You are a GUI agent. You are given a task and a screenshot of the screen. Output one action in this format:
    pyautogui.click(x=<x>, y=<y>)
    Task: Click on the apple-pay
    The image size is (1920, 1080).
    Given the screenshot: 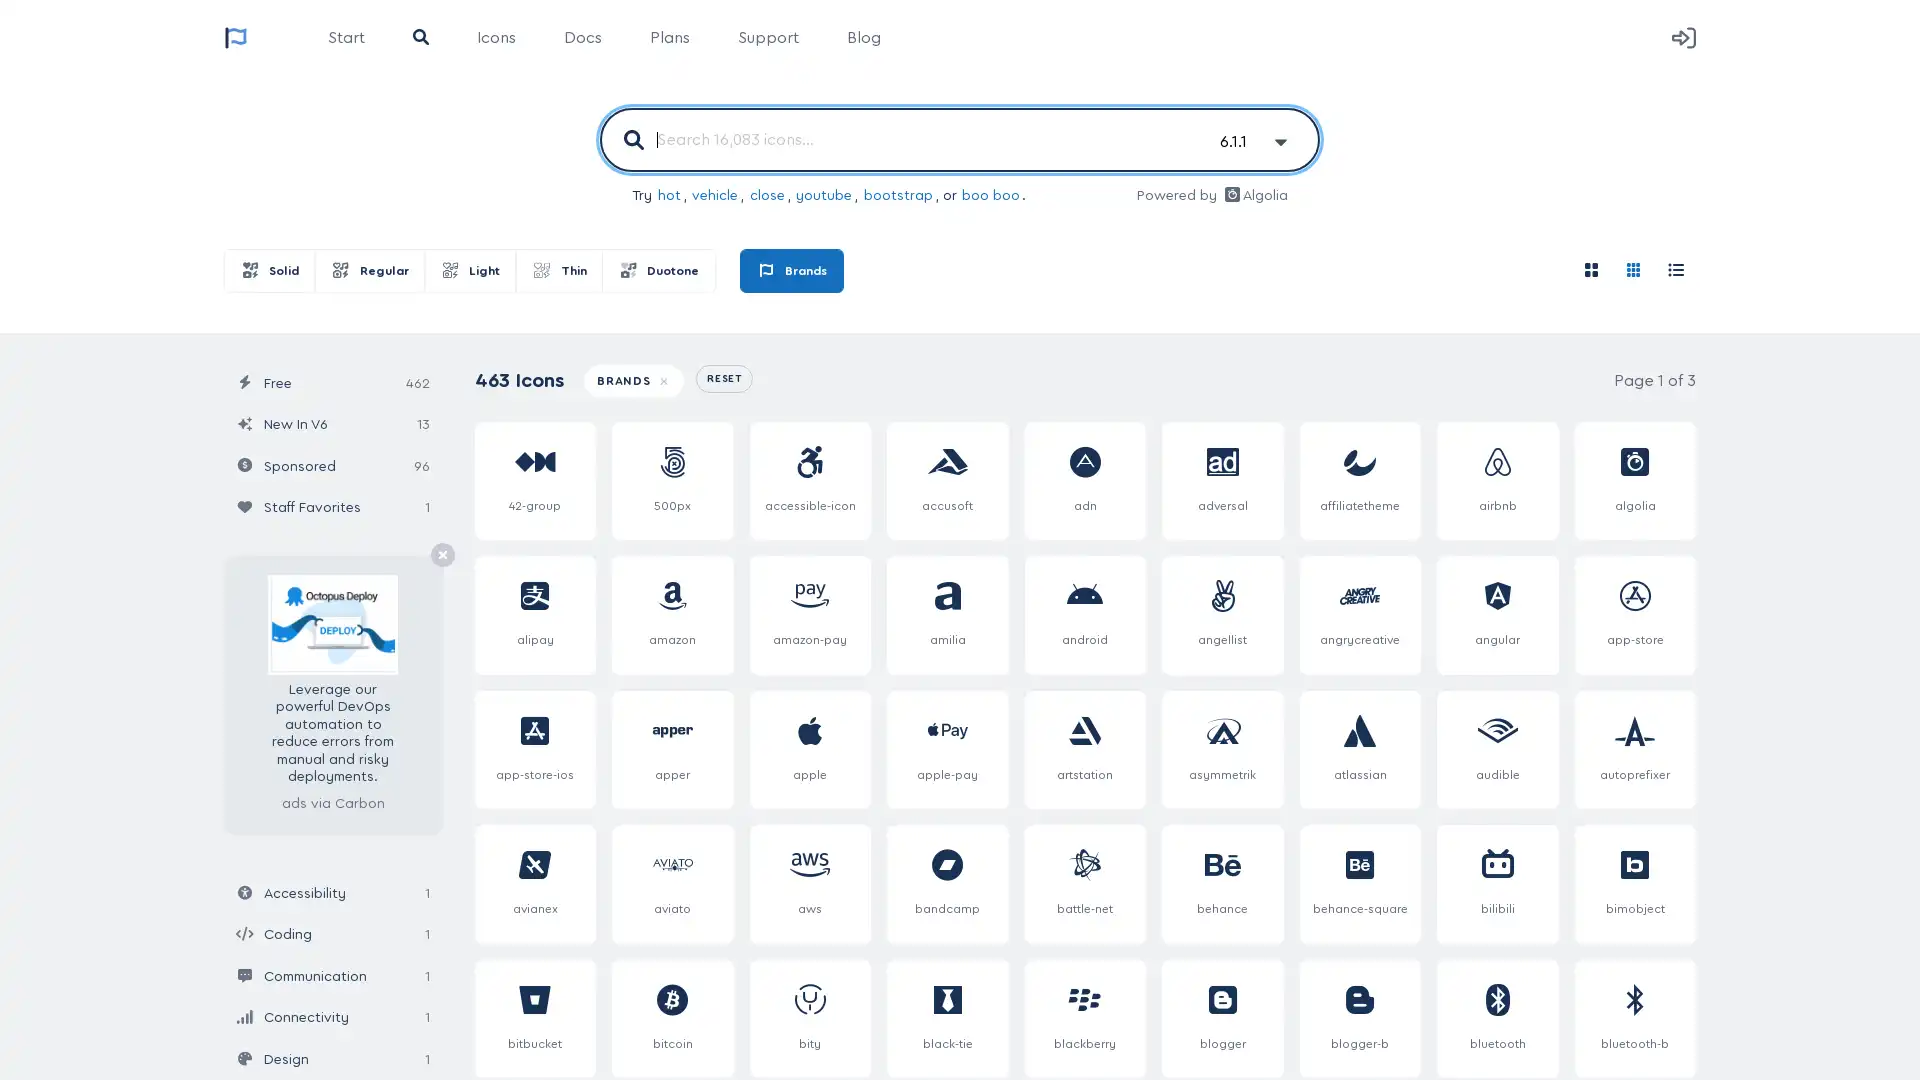 What is the action you would take?
    pyautogui.click(x=946, y=763)
    